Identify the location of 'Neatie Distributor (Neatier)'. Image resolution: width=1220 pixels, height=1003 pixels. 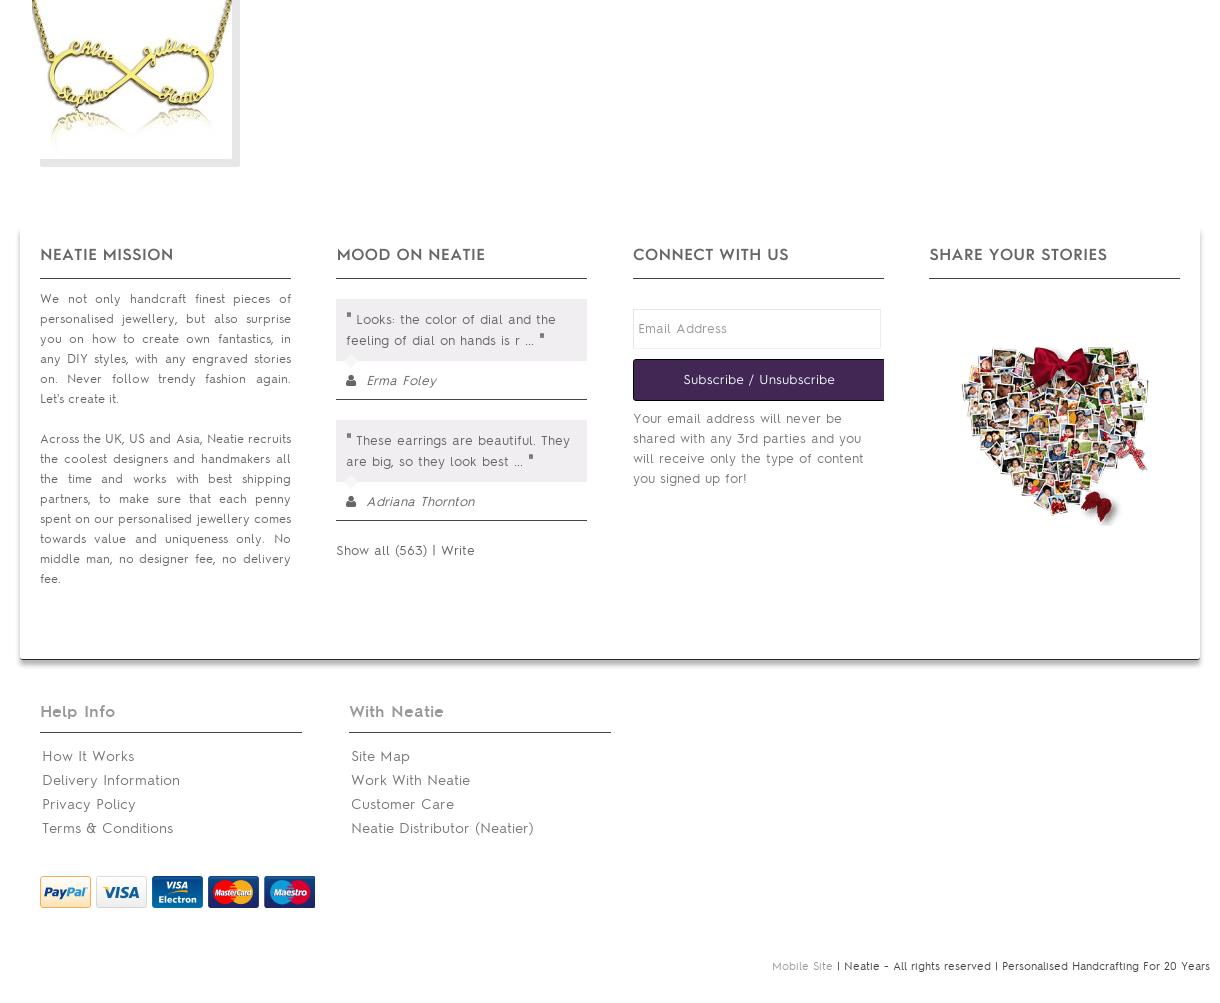
(350, 828).